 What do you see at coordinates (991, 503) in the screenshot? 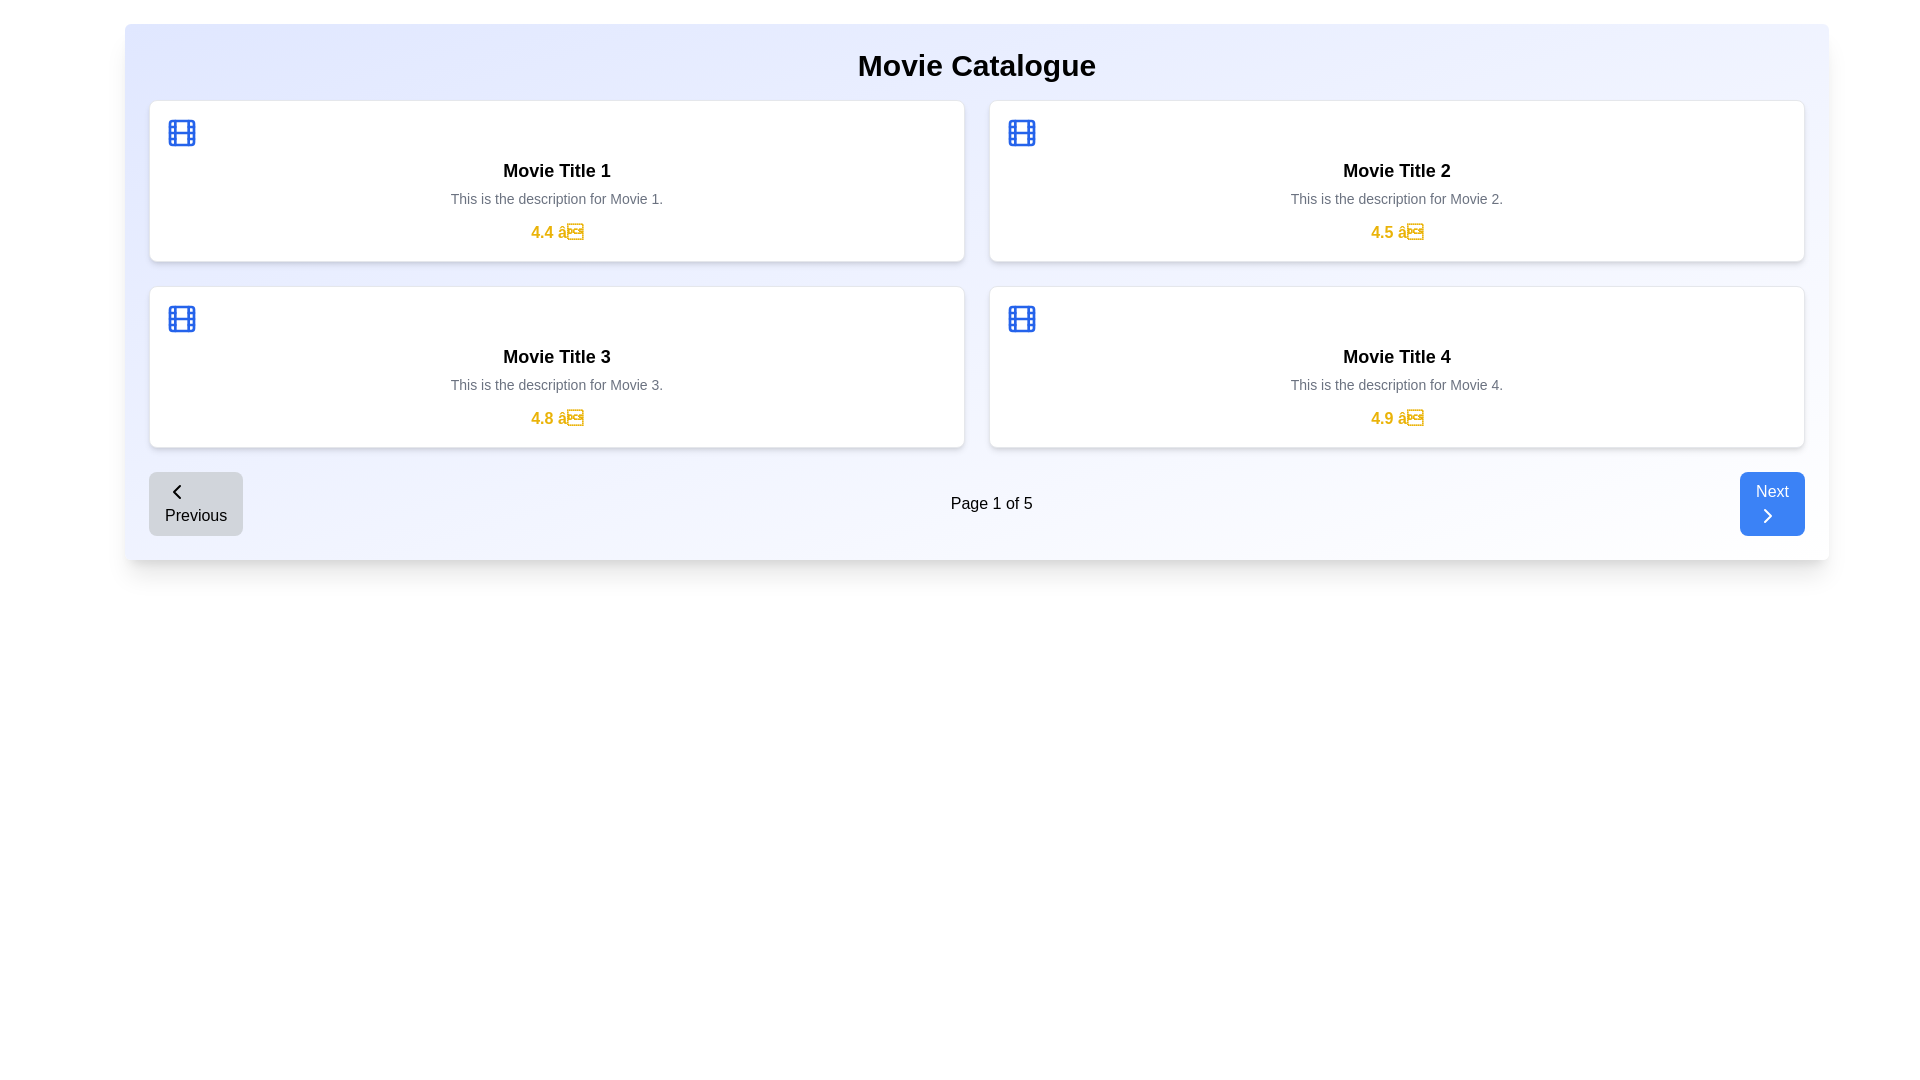
I see `the static text label displaying 'Page 1 of 5', which indicates the current page number in the pagination system located below the main movie entries` at bounding box center [991, 503].